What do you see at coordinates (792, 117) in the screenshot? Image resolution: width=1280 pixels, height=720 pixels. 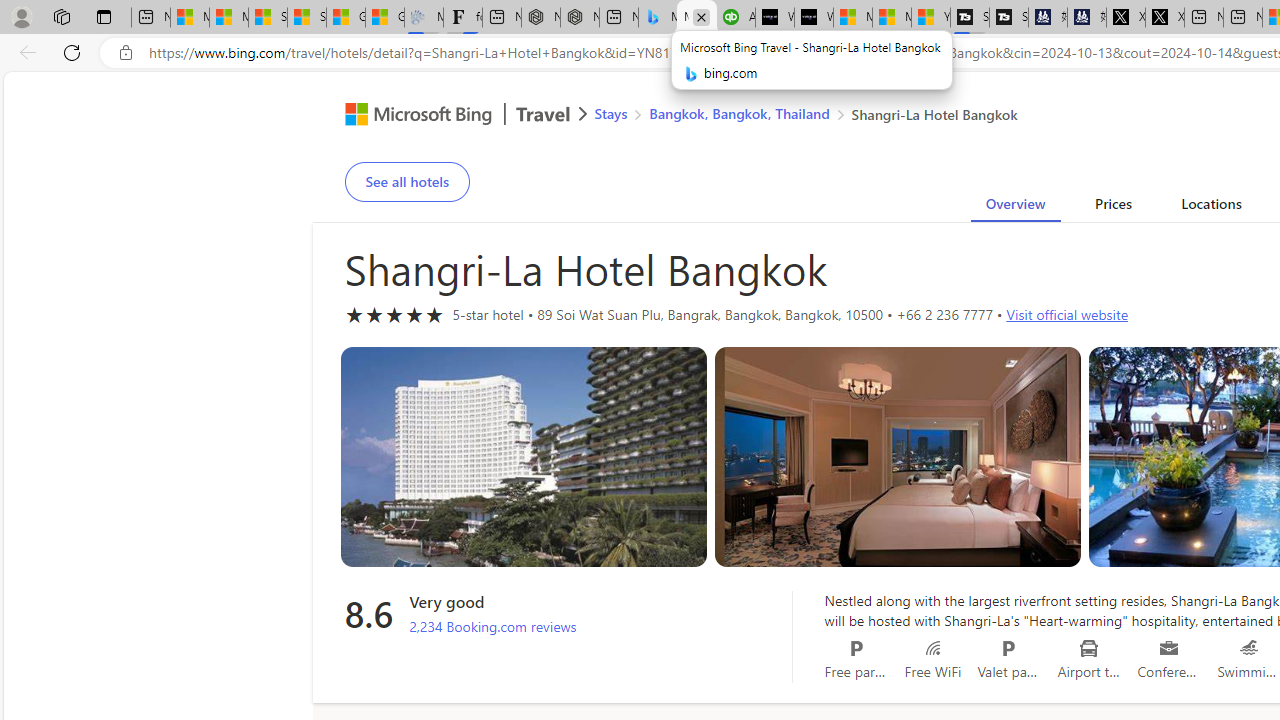 I see `'AutomationID: bread-crumb-root'` at bounding box center [792, 117].